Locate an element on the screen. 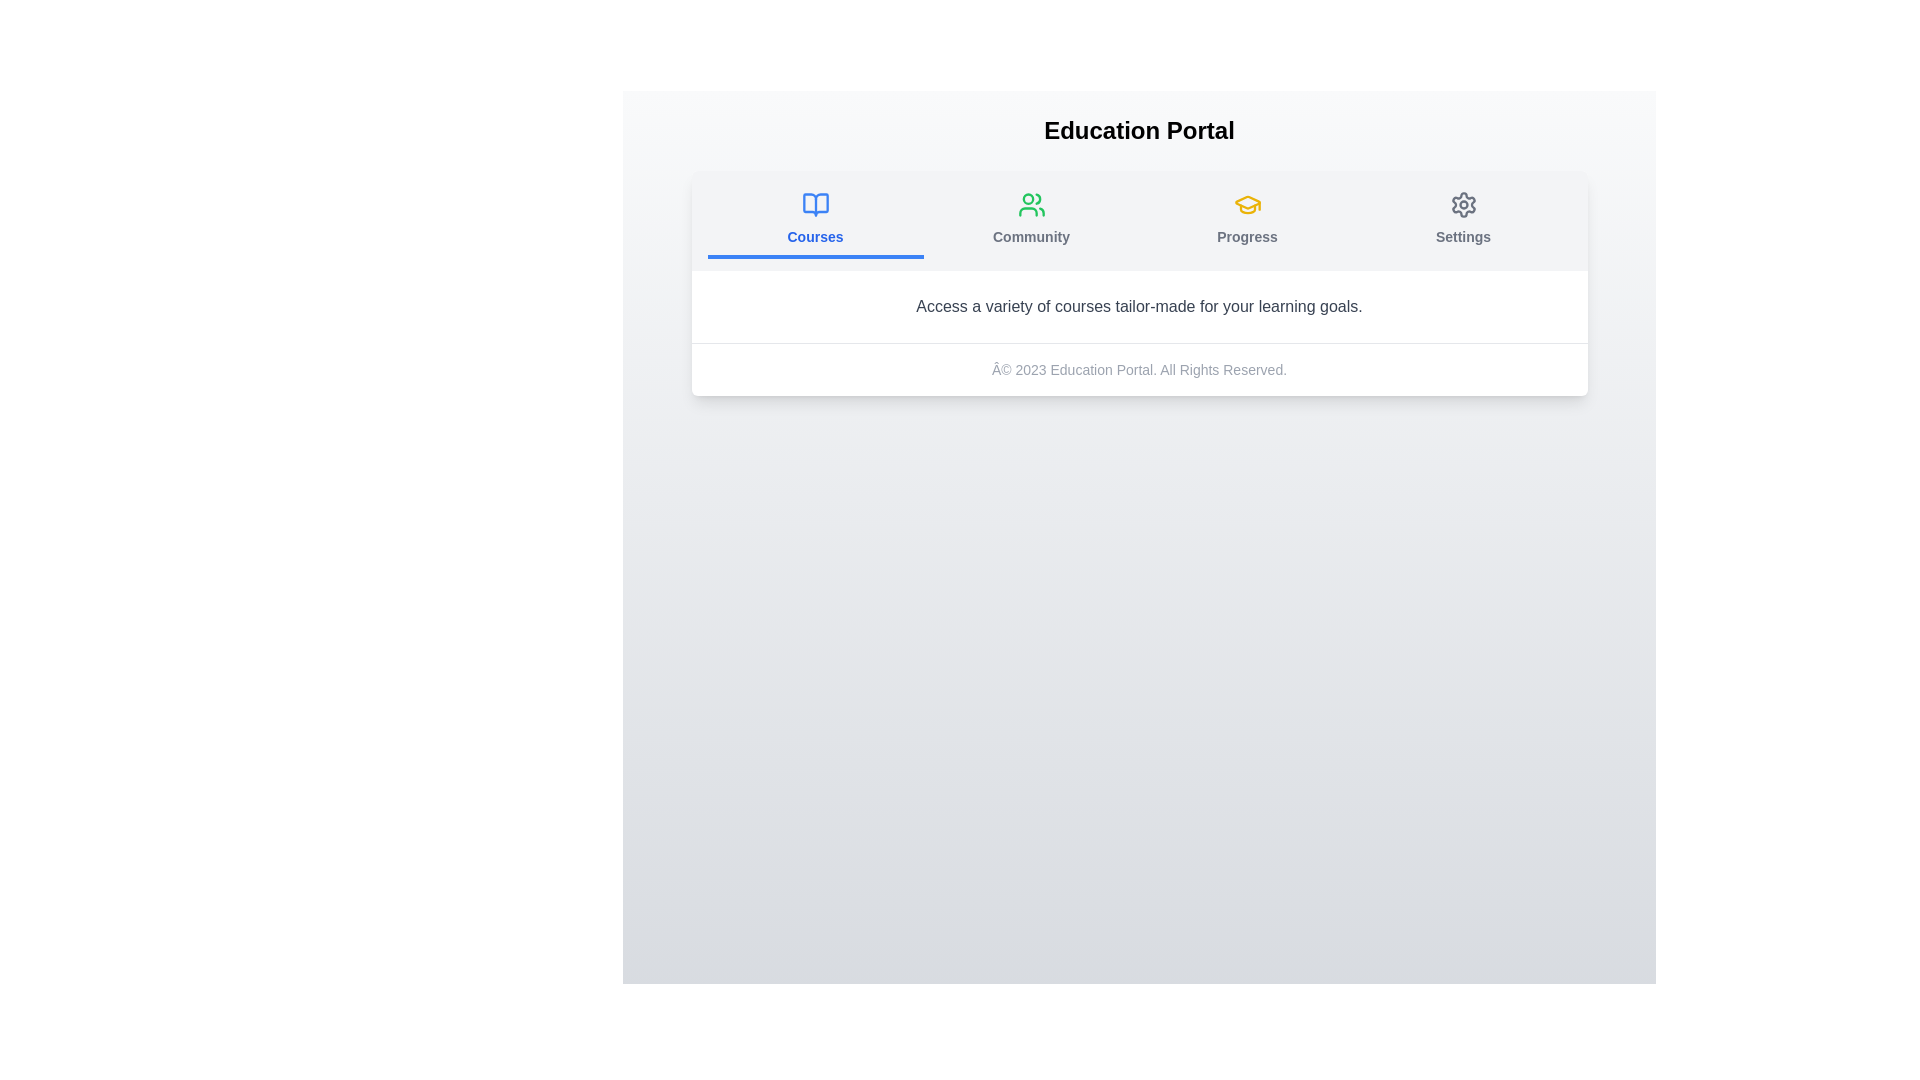  the 'Progress' button, which features a yellow graduation cap icon and is located in the navigation bar between 'Community' and 'Settings' is located at coordinates (1246, 219).